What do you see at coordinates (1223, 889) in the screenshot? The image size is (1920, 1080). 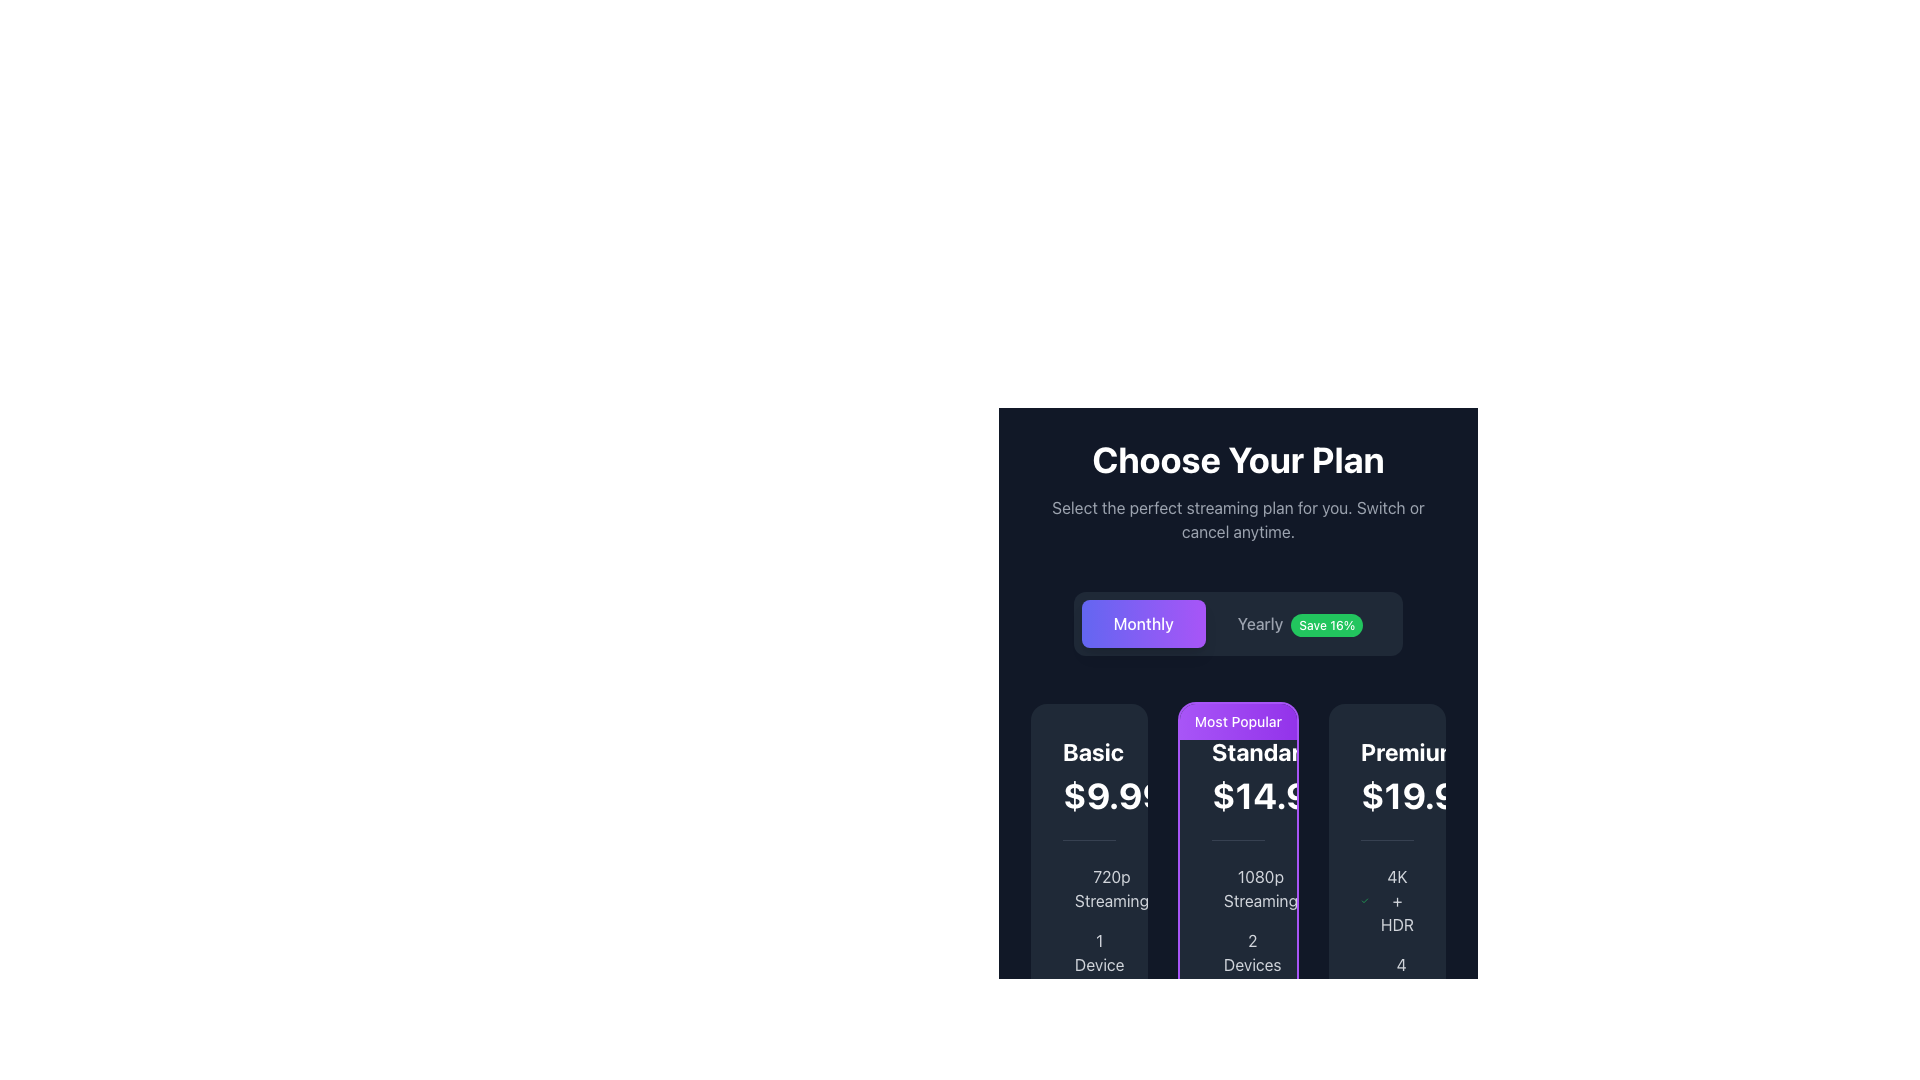 I see `the checkmark icon indicating the '1080p Streaming' feature within the 'Standard' pricing plan` at bounding box center [1223, 889].